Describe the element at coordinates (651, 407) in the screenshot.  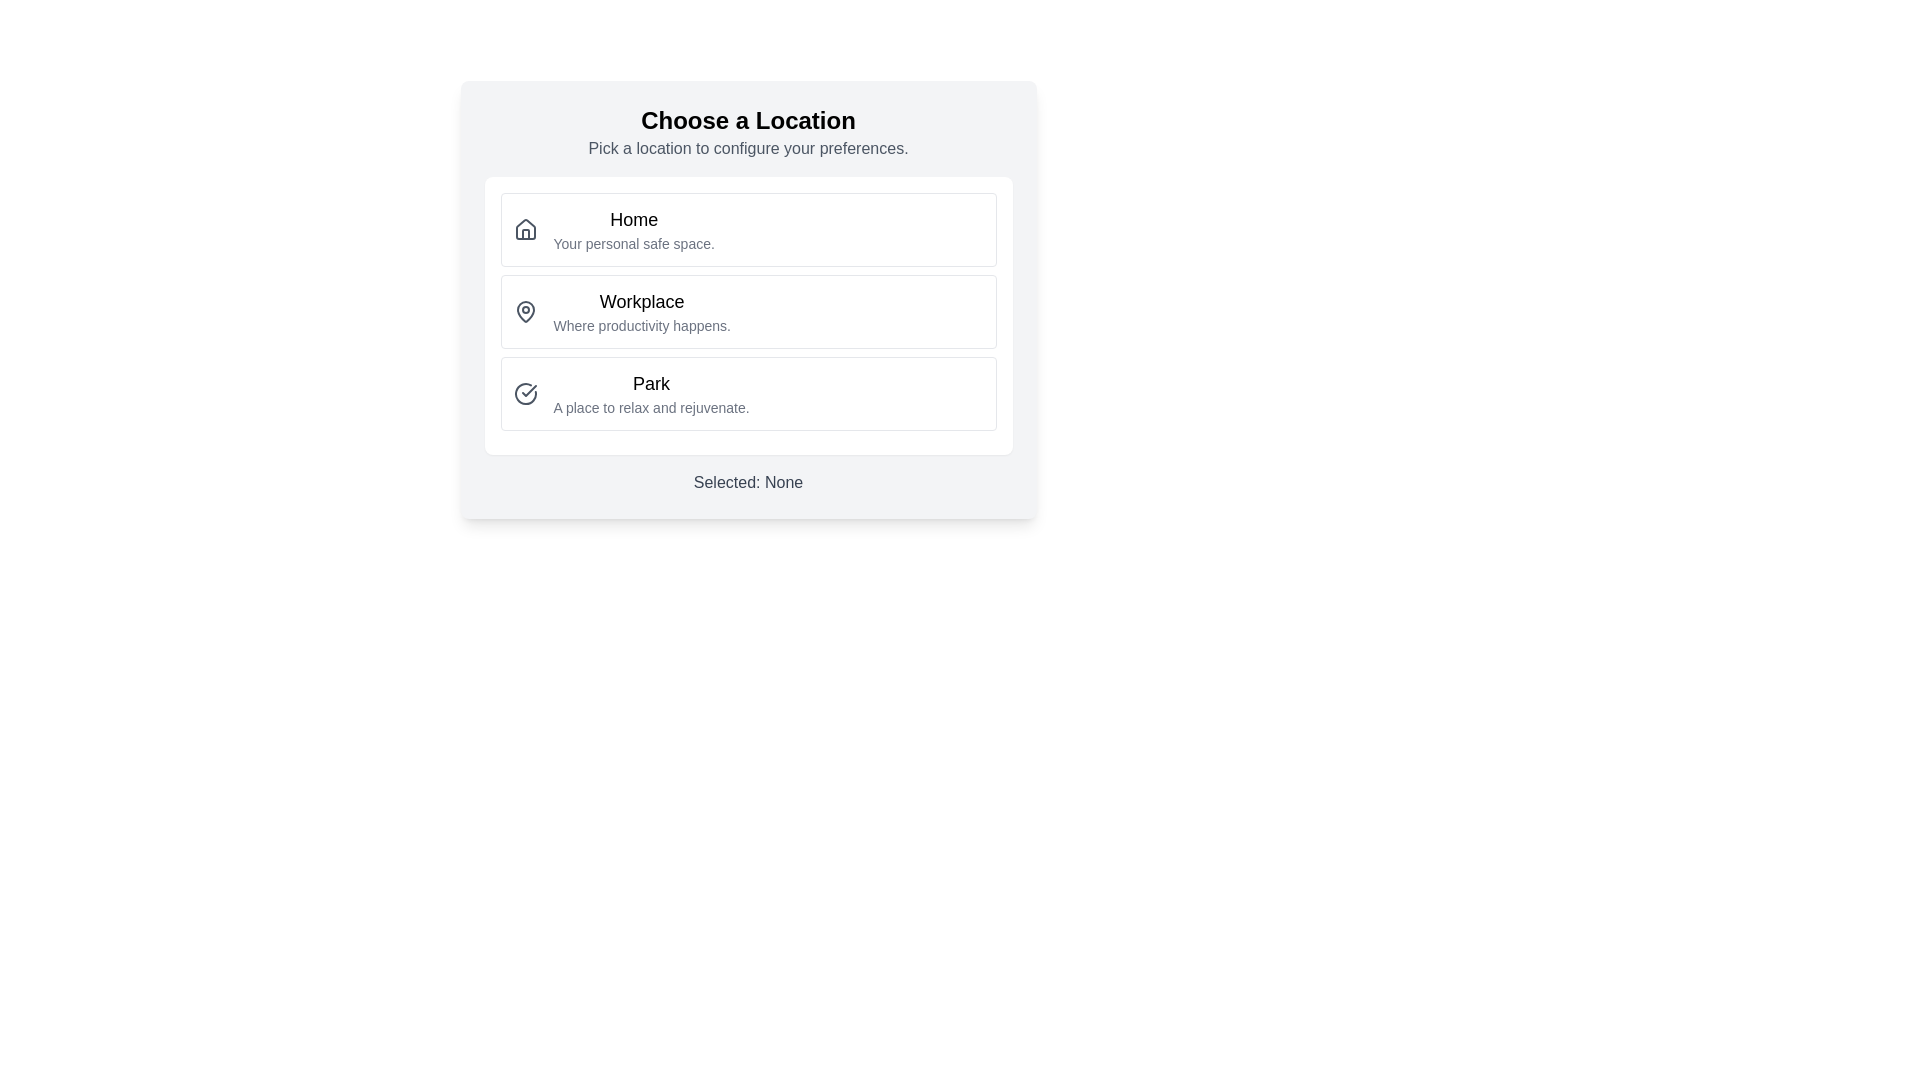
I see `additional descriptive information provided by the text located directly below the title 'Park' in the third option group of the card-like selection interface` at that location.